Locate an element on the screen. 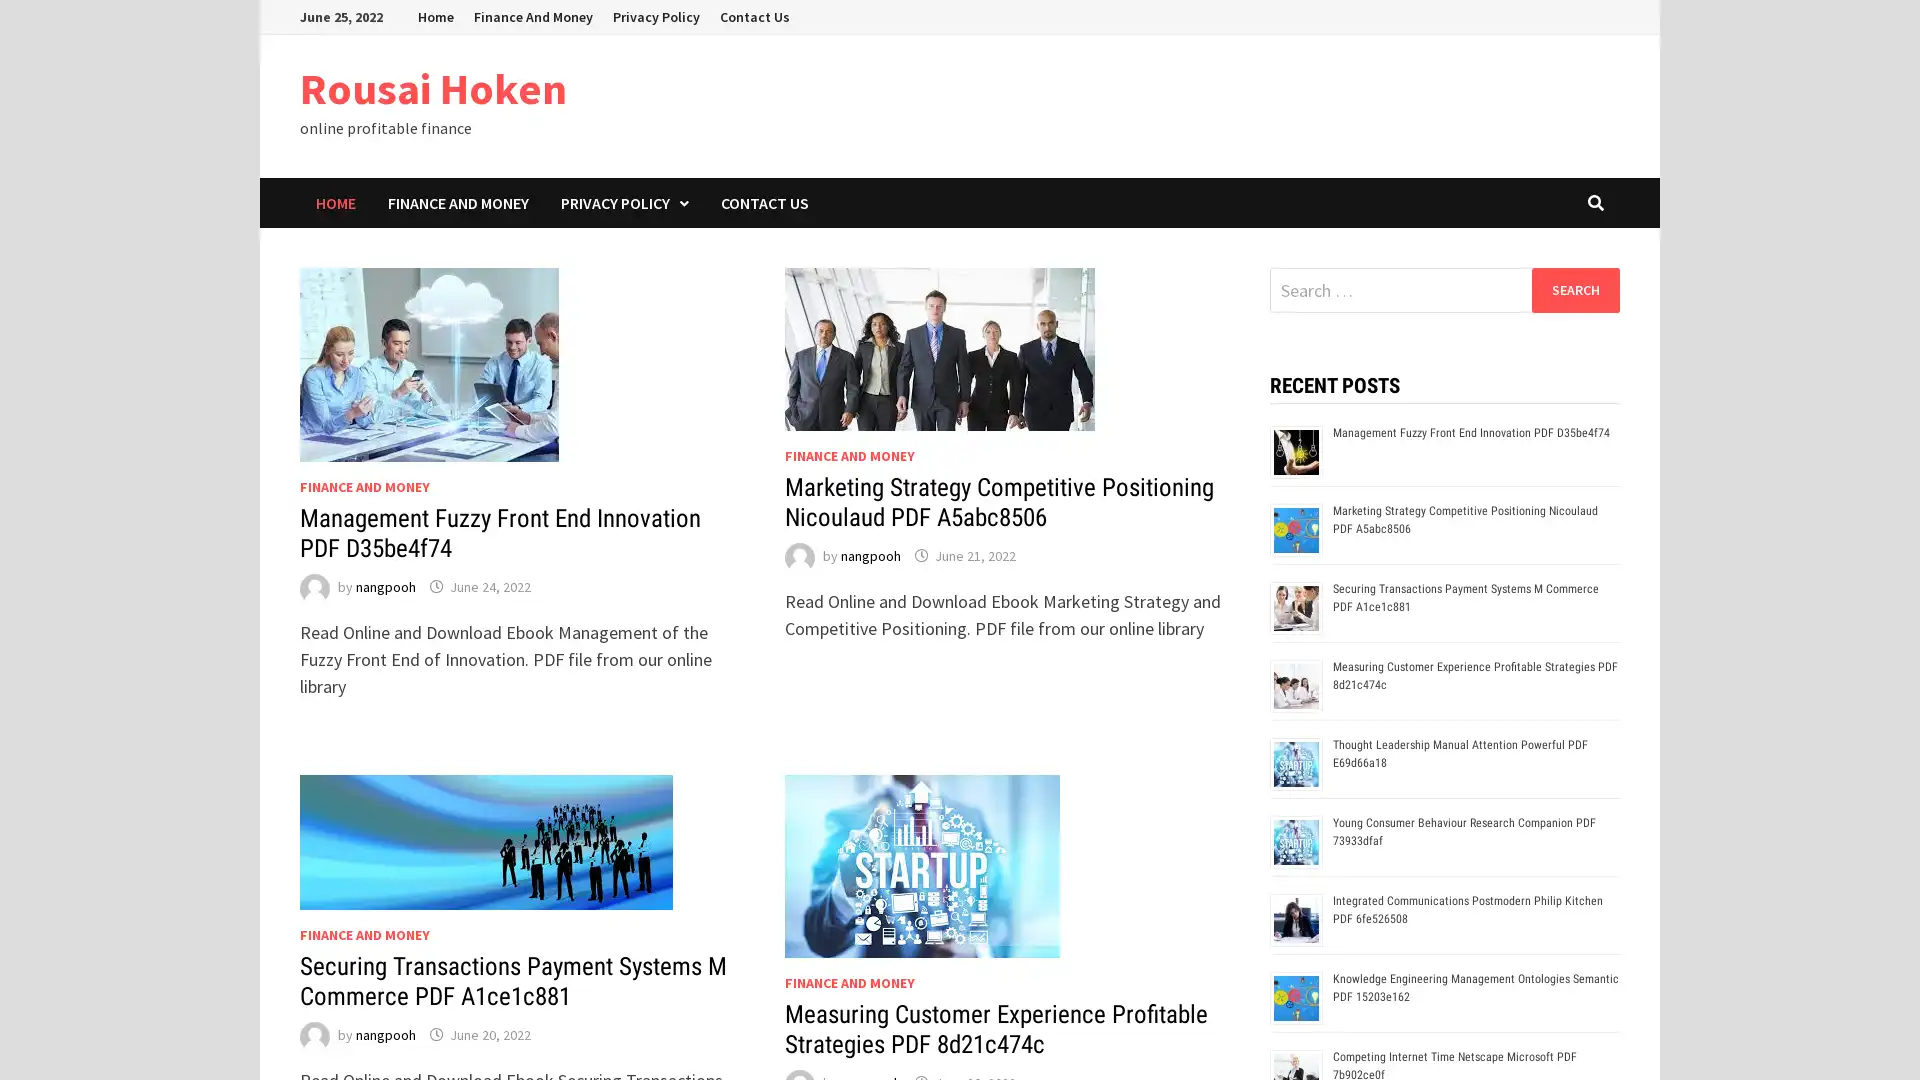  Search is located at coordinates (1574, 289).